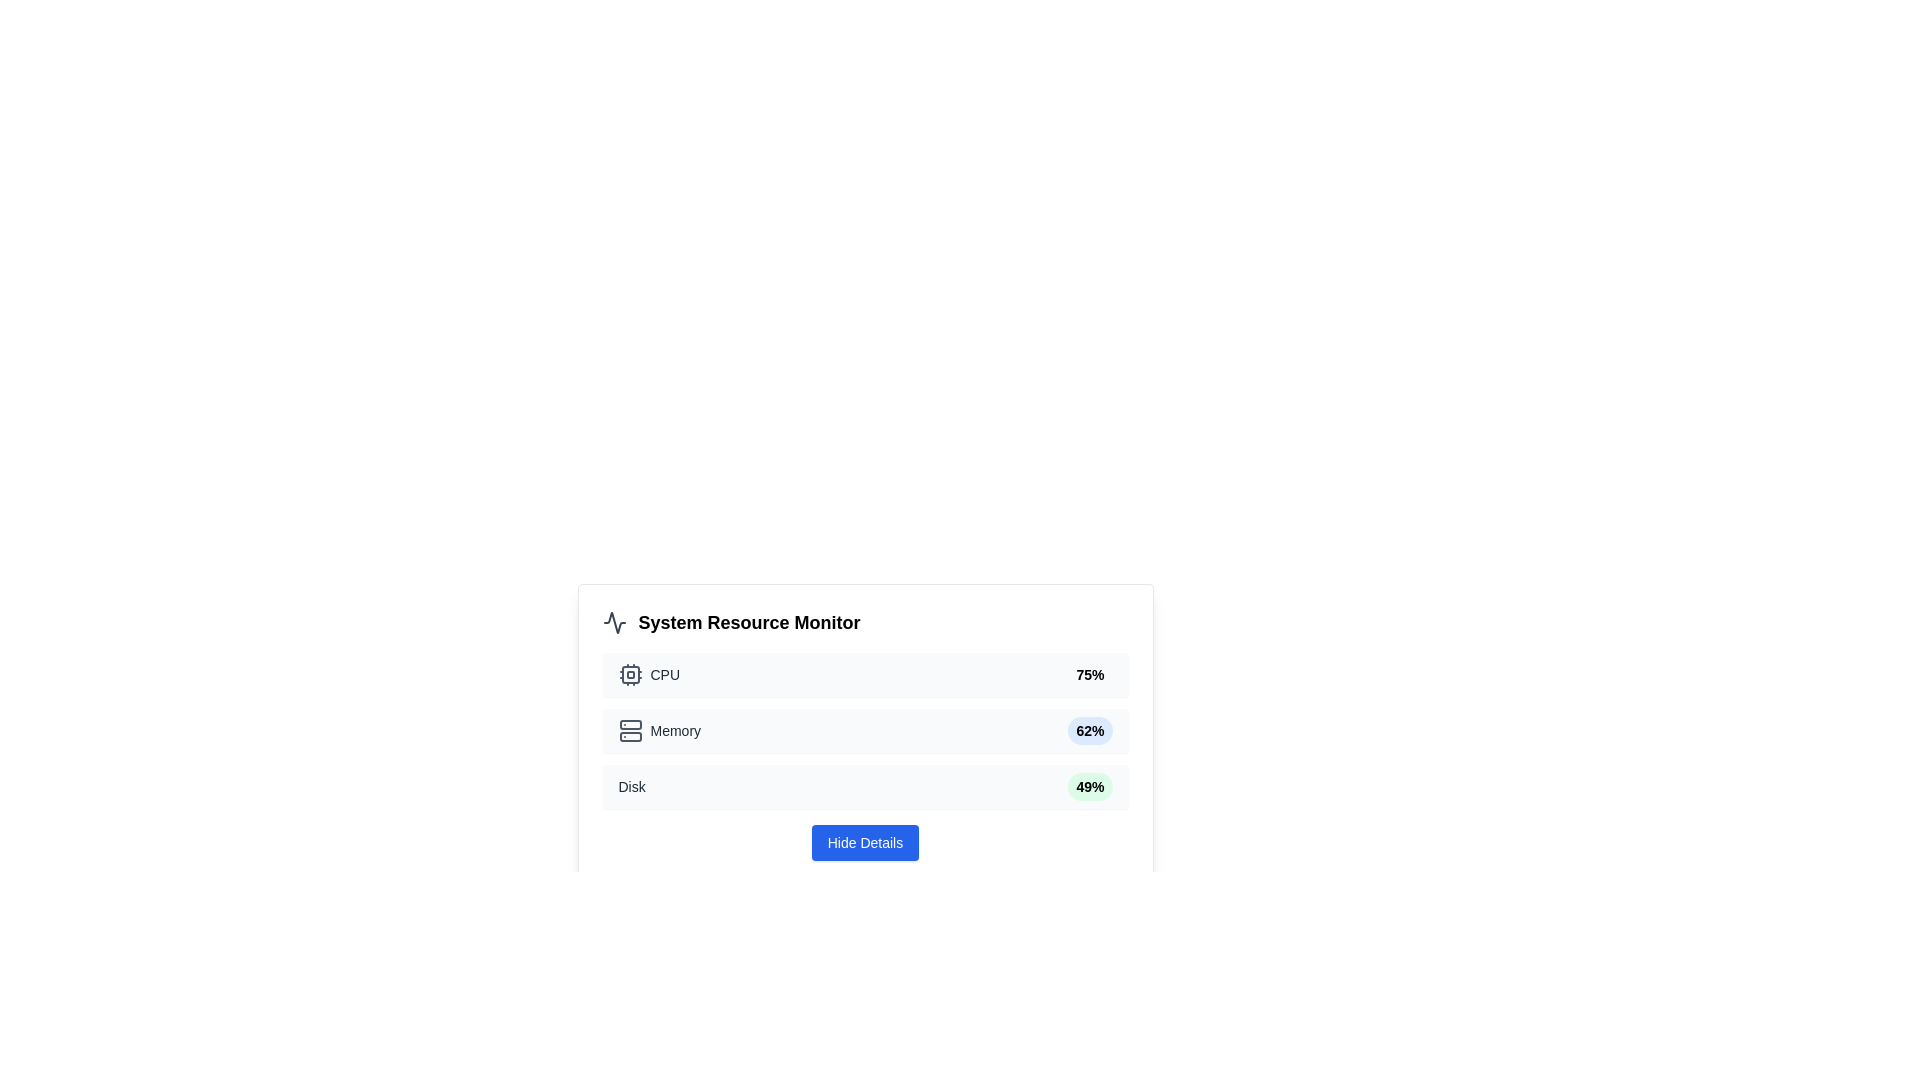 This screenshot has width=1920, height=1080. What do you see at coordinates (629, 675) in the screenshot?
I see `the CPU resource category icon, which is the first visual element to the left of the text 'CPU'` at bounding box center [629, 675].